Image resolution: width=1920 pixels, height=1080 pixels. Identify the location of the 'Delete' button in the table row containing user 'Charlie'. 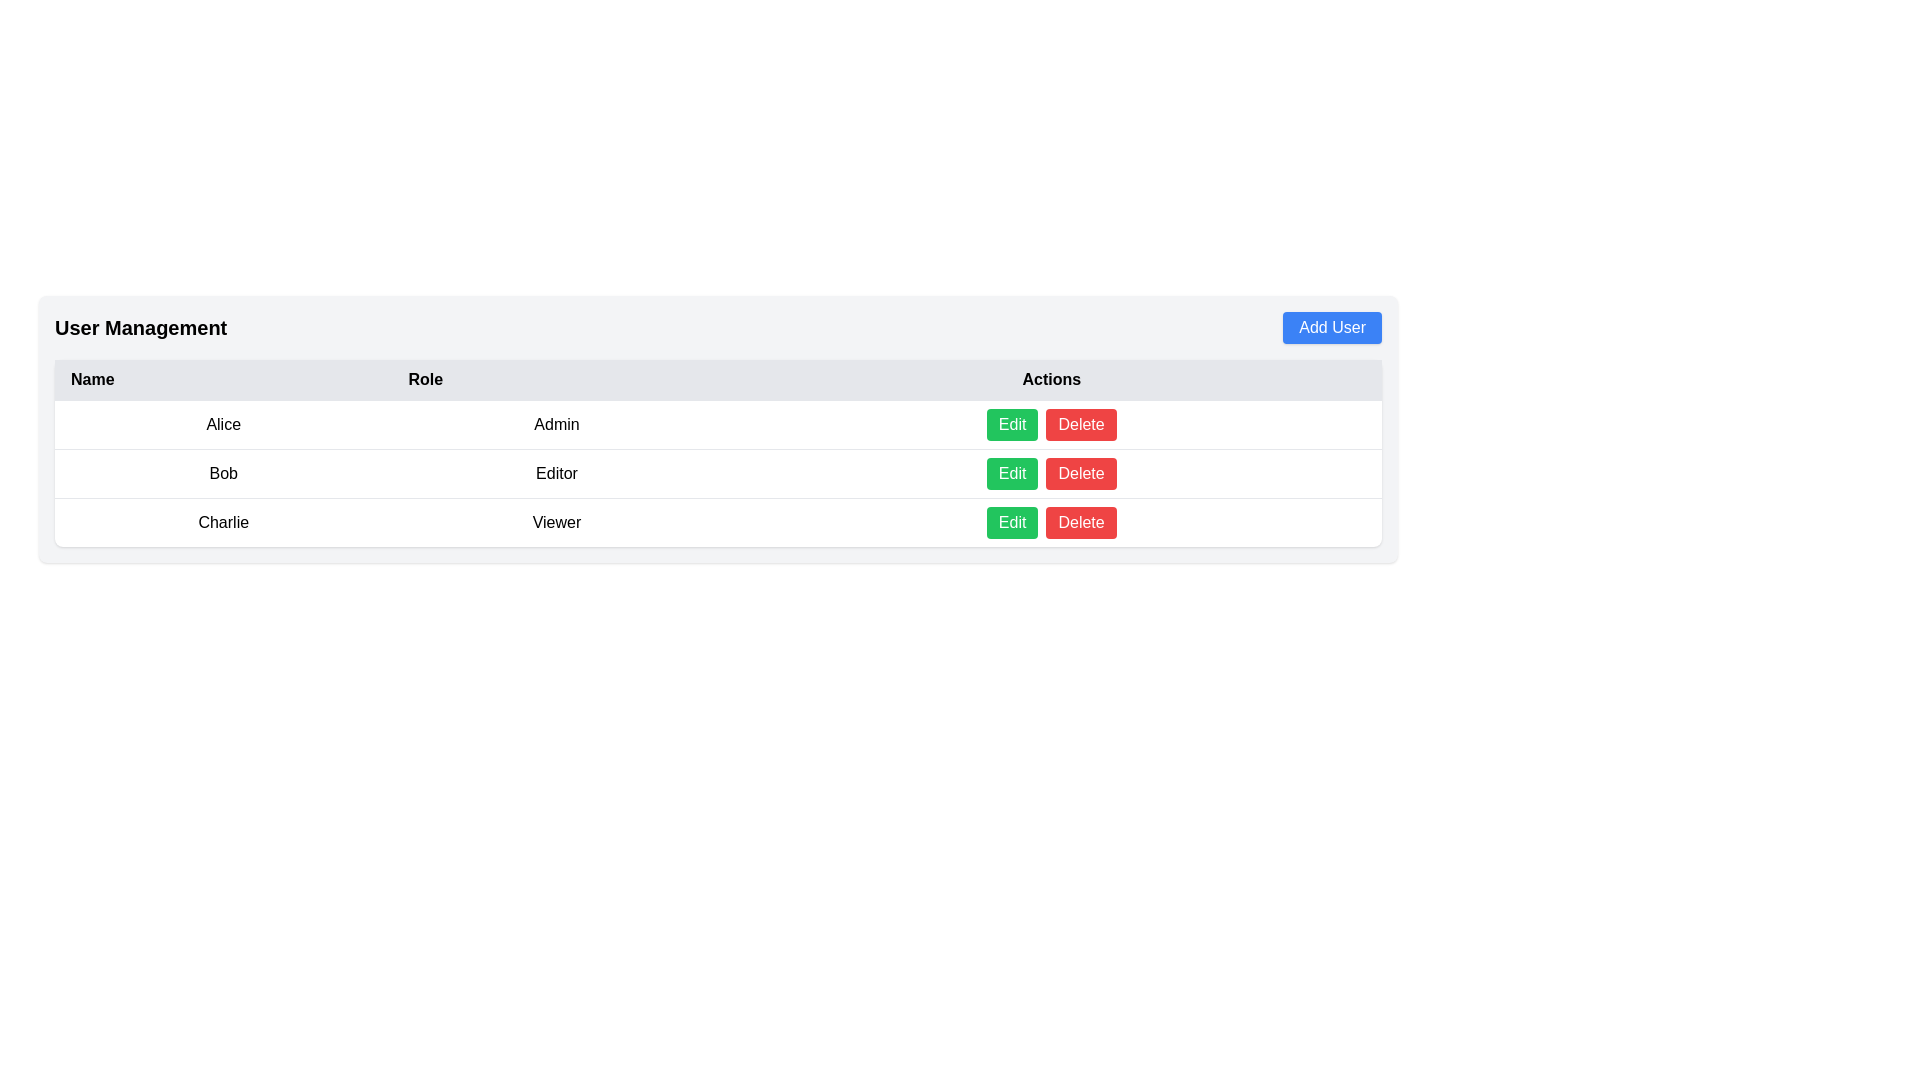
(718, 521).